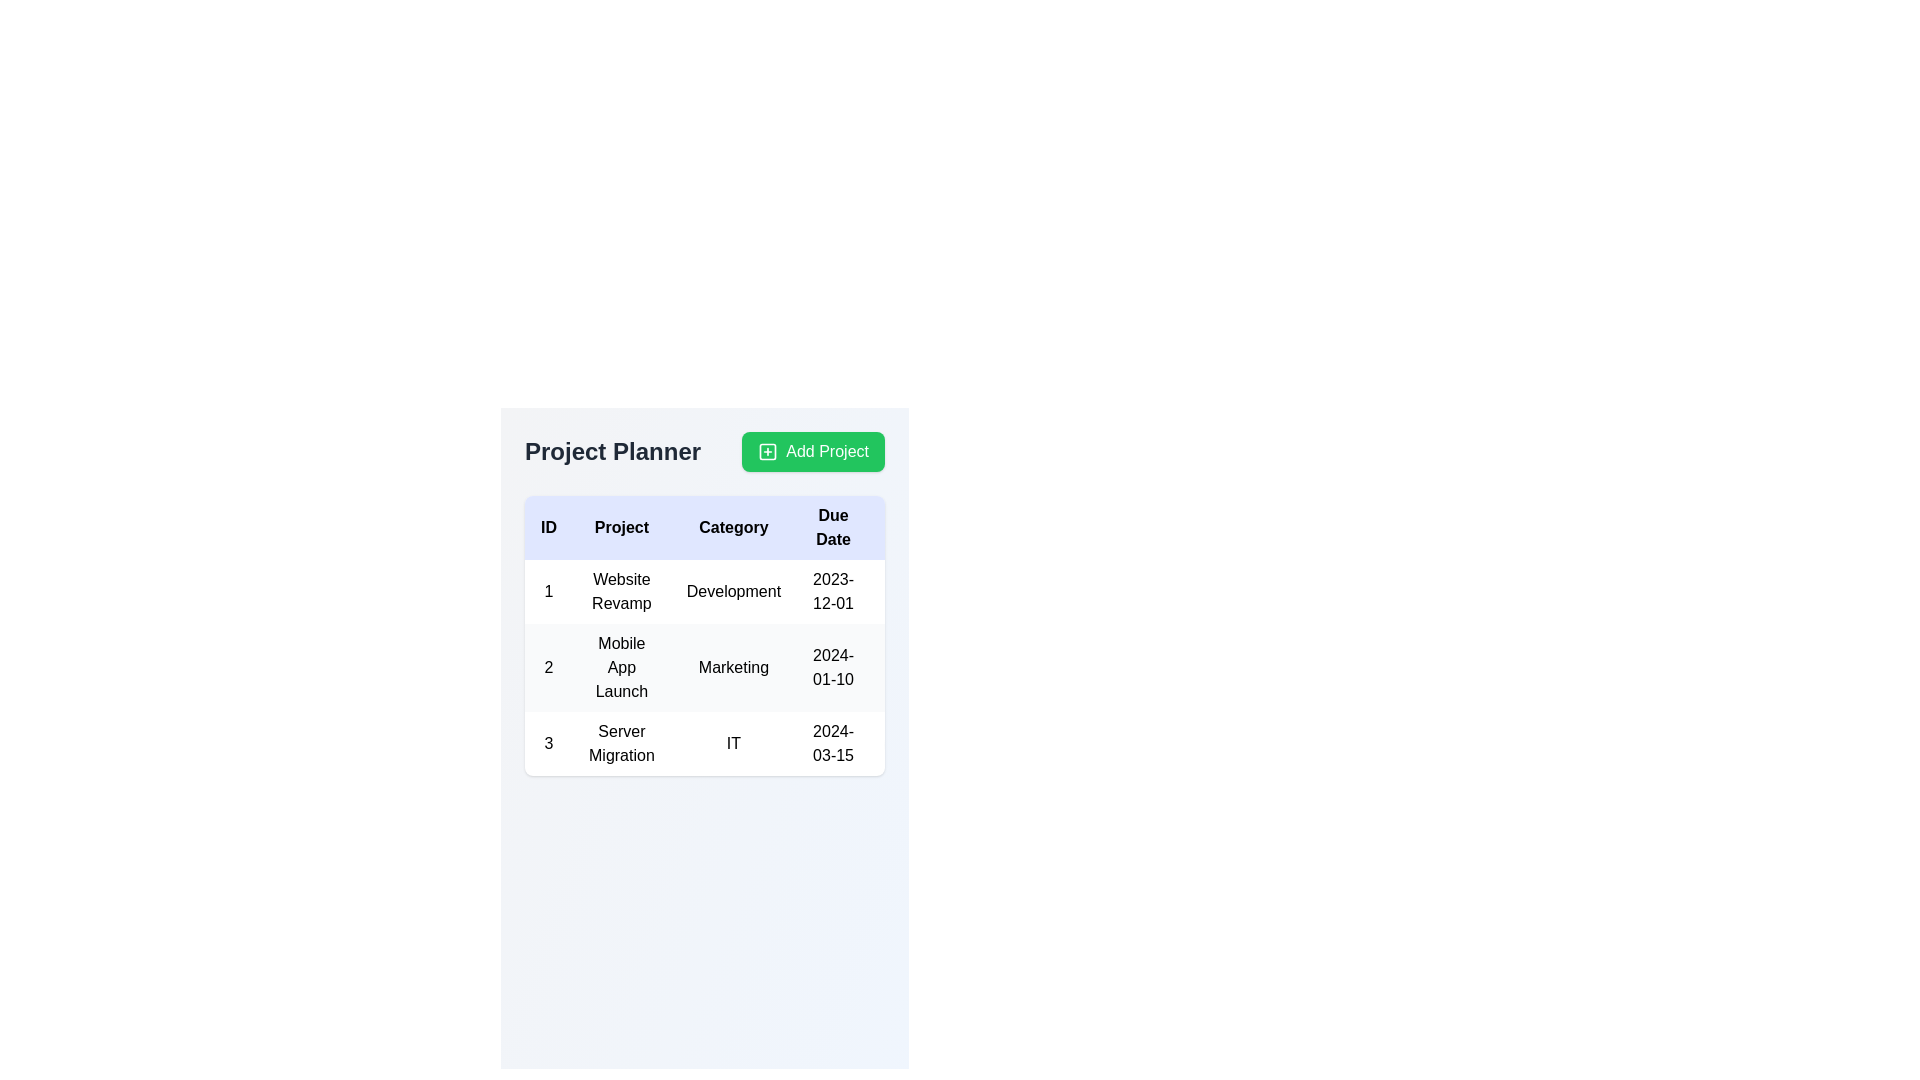  I want to click on the text label displaying 'Project', which is the second column header in a table, located between the 'ID' and 'Category' headers, so click(620, 527).